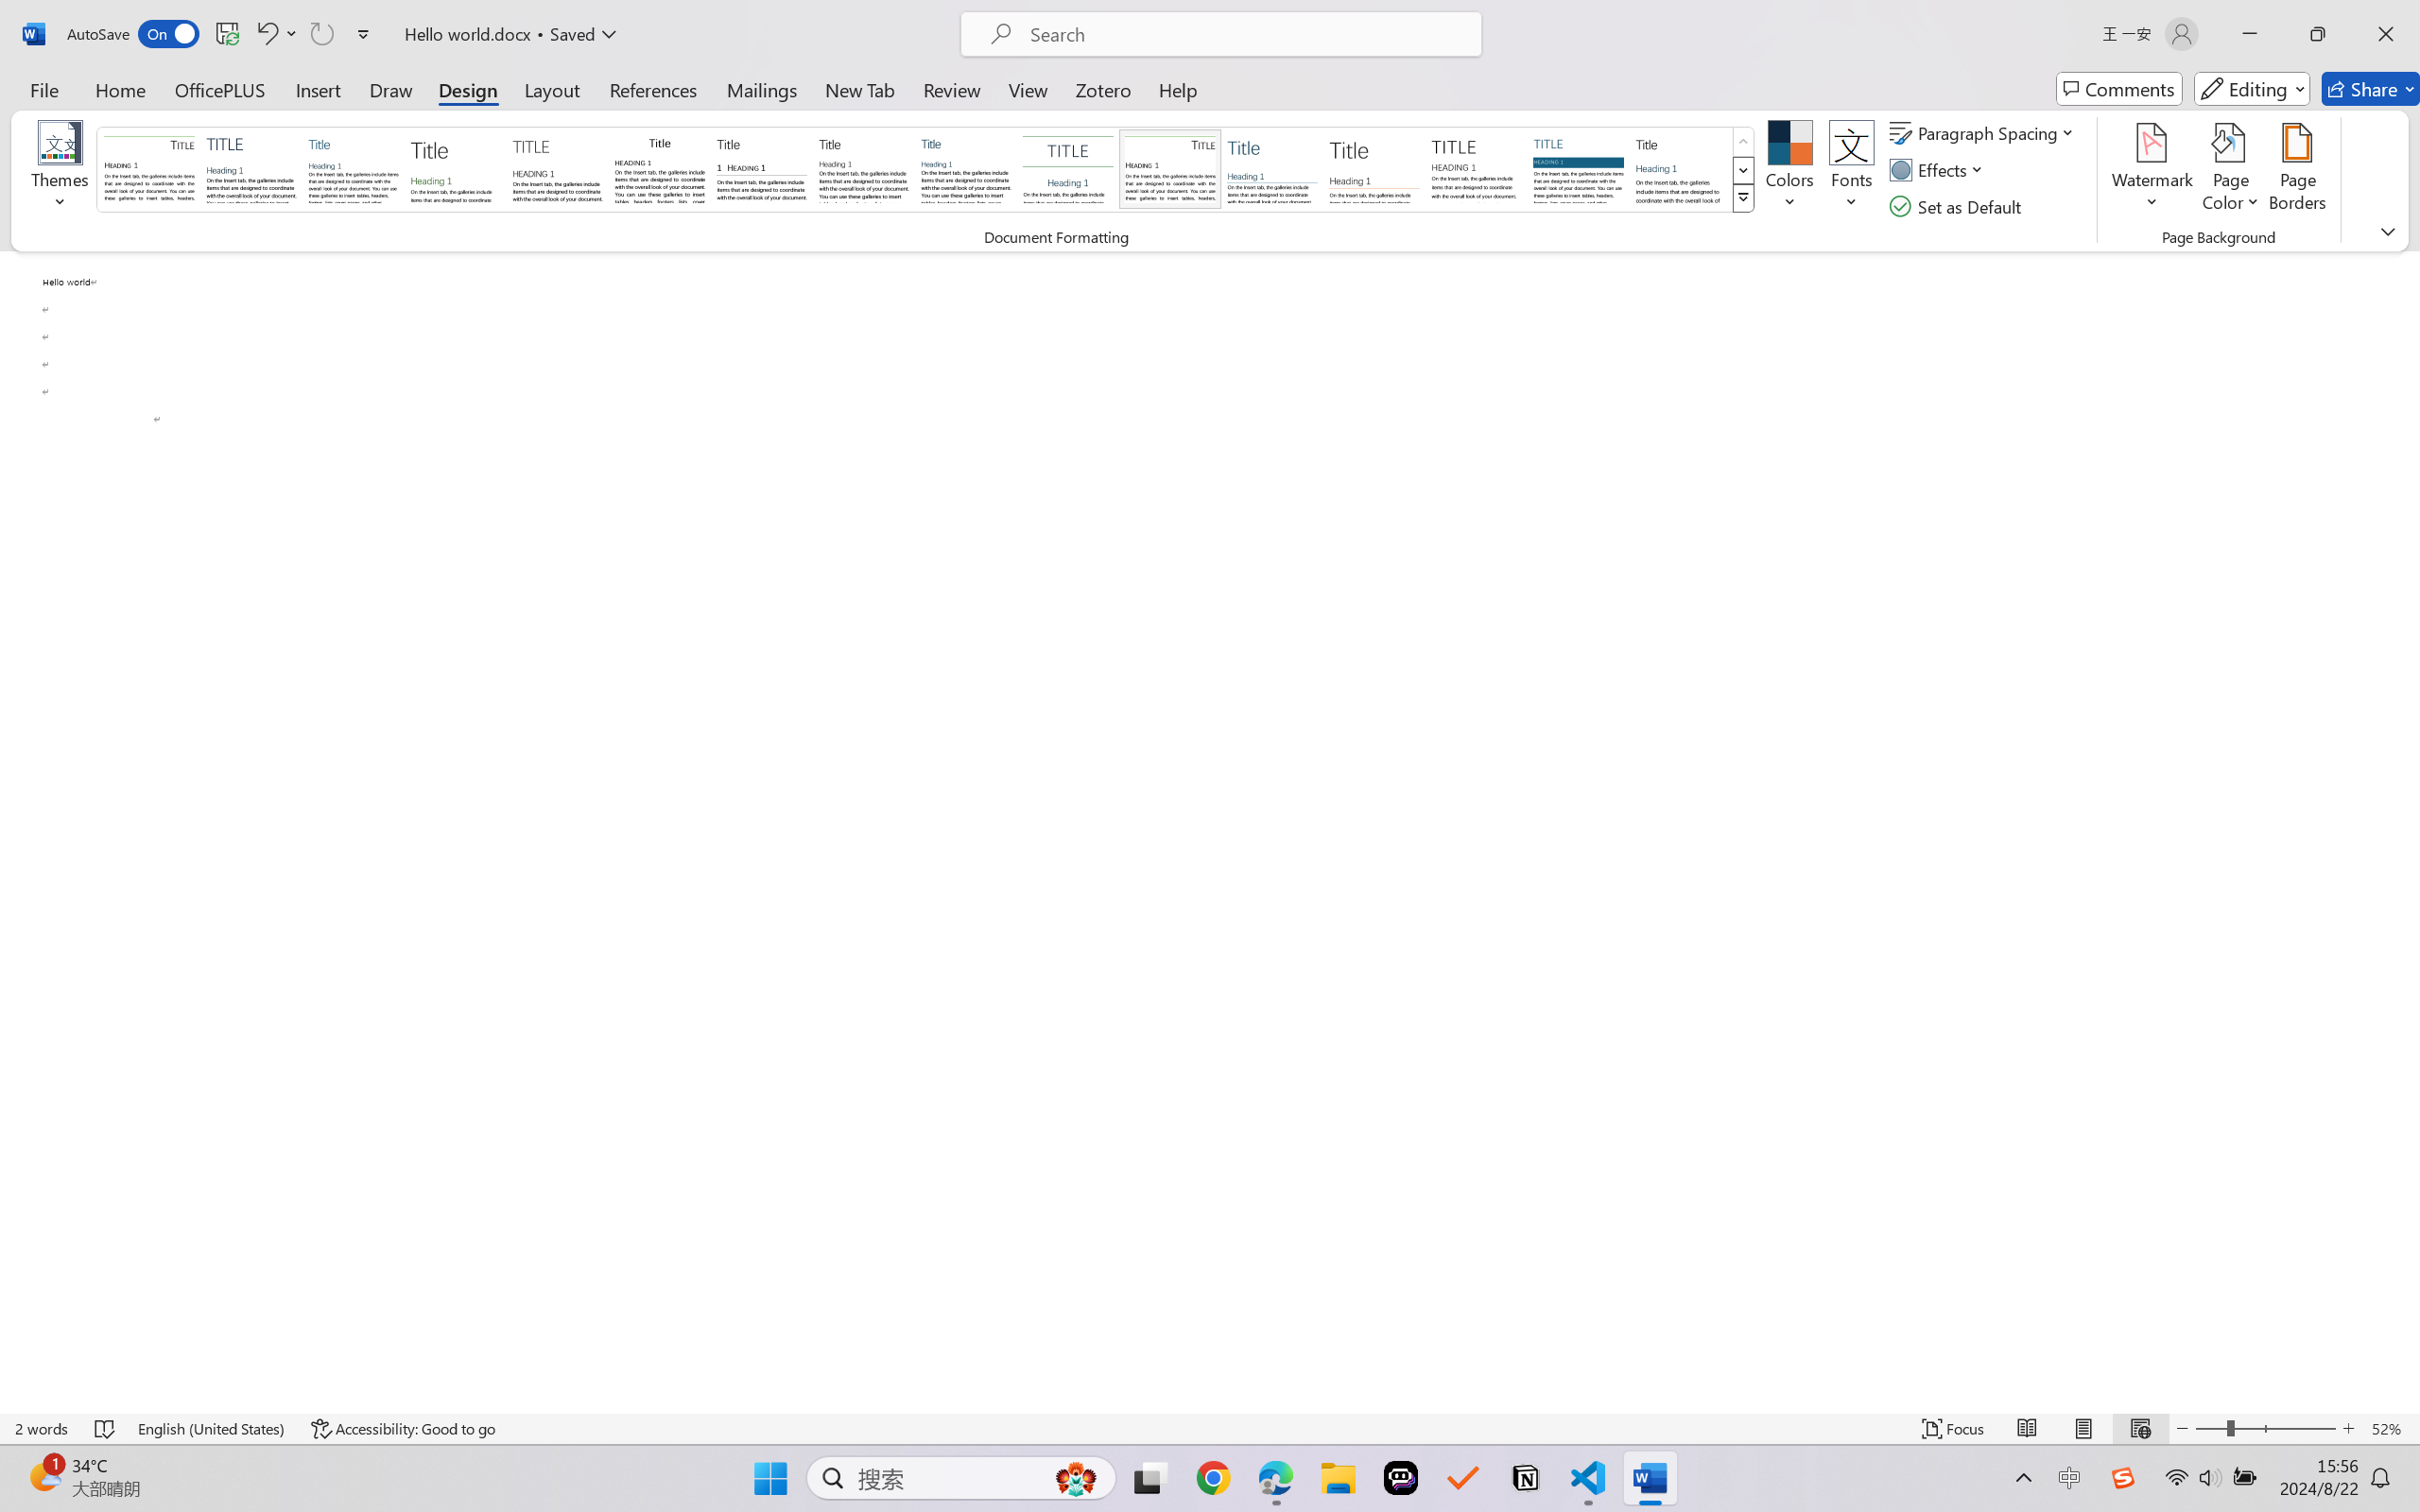  What do you see at coordinates (226, 33) in the screenshot?
I see `'Save'` at bounding box center [226, 33].